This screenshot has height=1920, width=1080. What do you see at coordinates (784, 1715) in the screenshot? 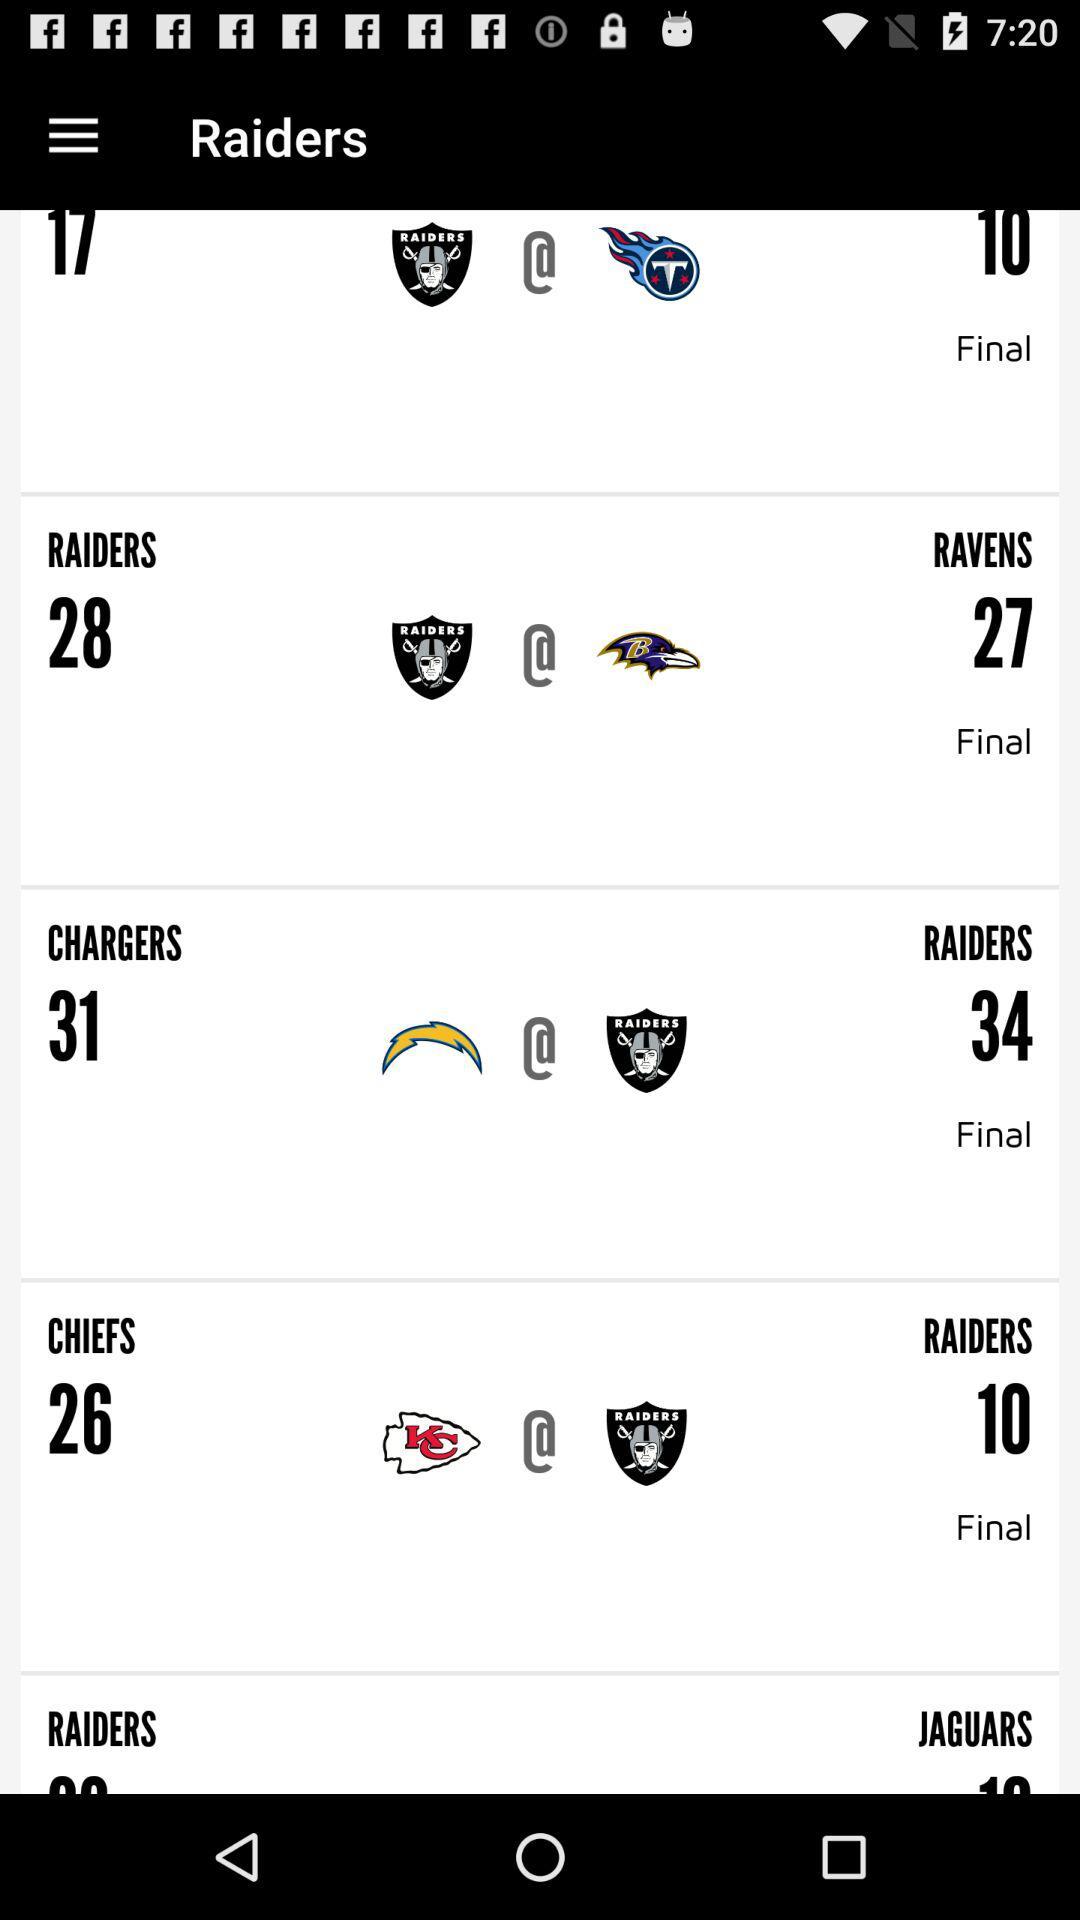
I see `jaguars item` at bounding box center [784, 1715].